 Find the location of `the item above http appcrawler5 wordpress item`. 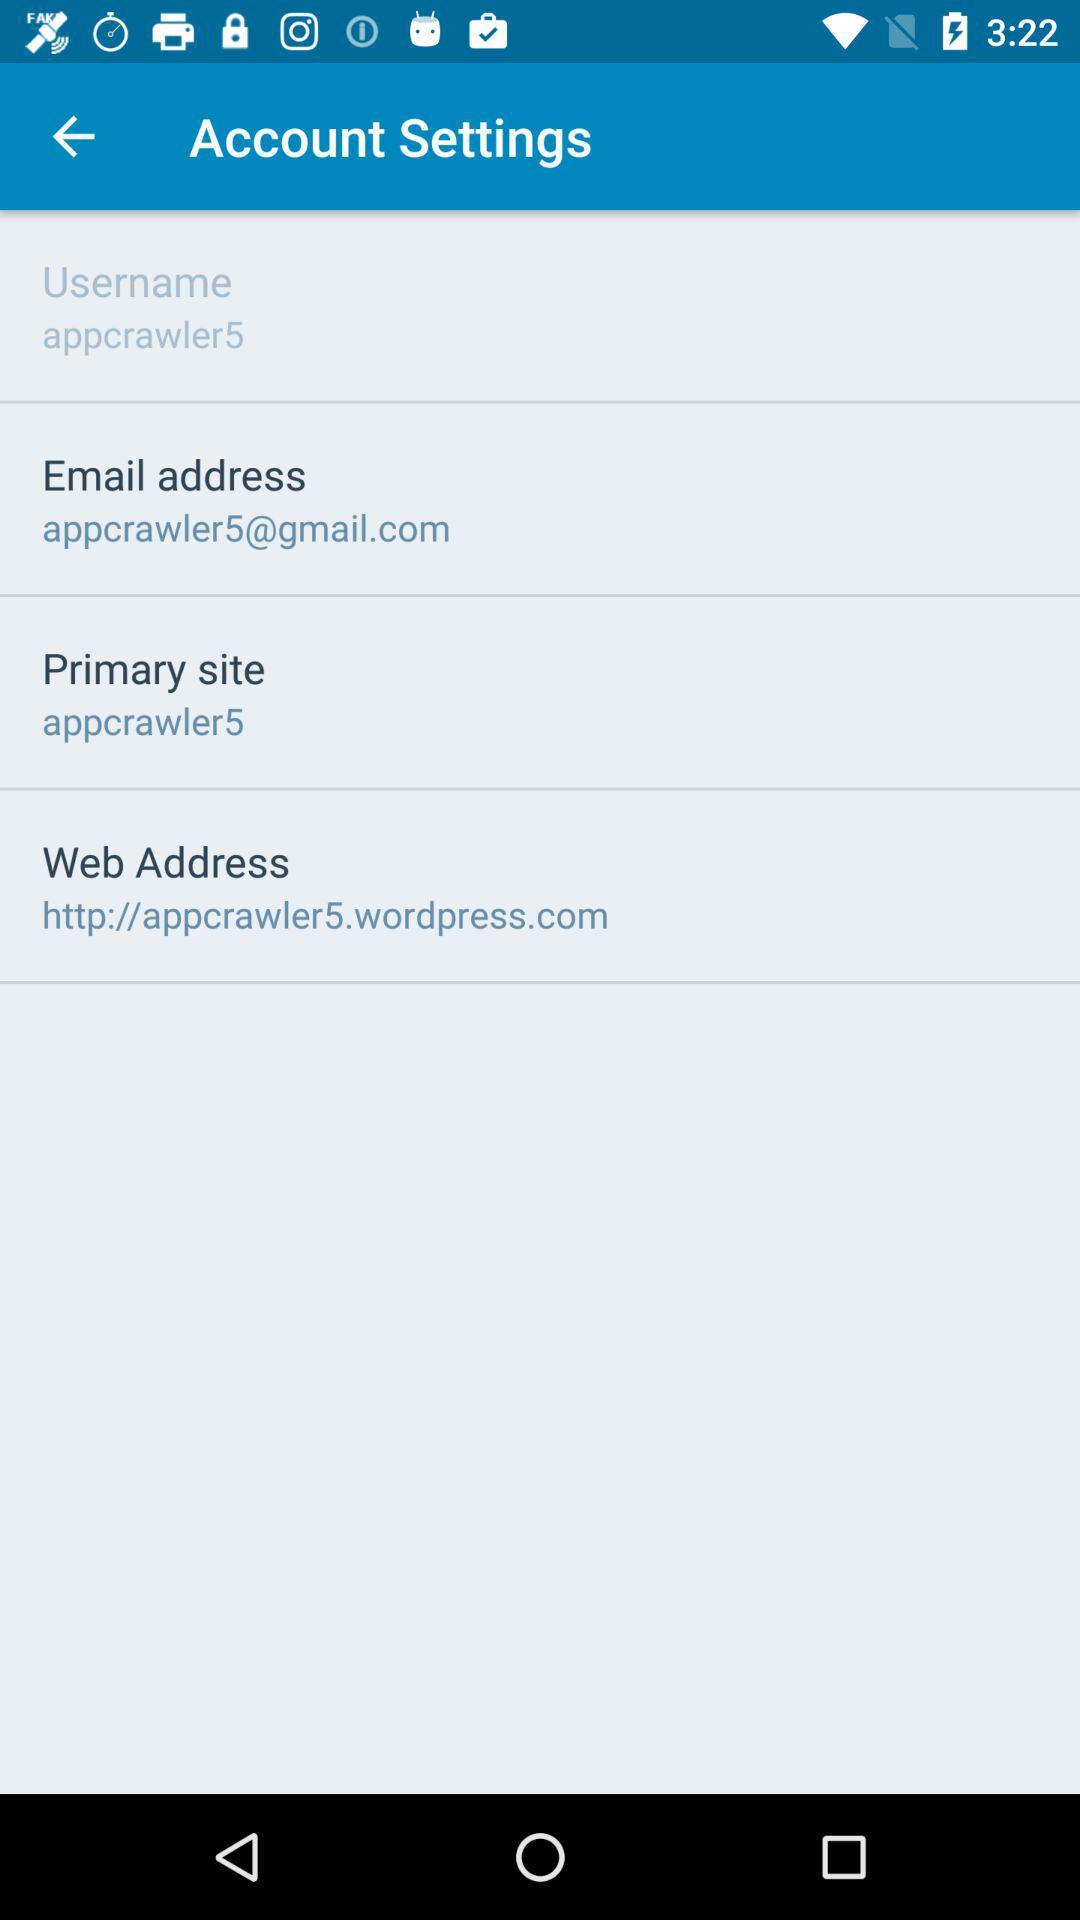

the item above http appcrawler5 wordpress item is located at coordinates (165, 860).